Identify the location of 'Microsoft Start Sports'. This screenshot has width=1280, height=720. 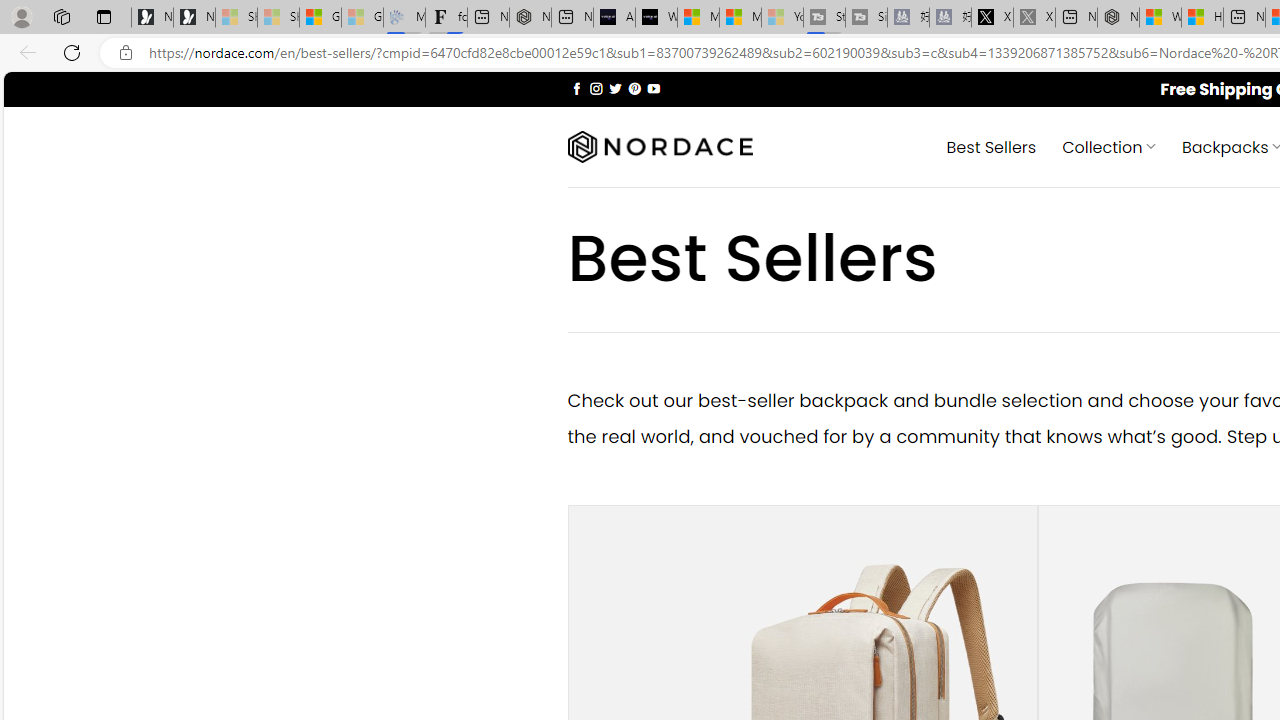
(698, 17).